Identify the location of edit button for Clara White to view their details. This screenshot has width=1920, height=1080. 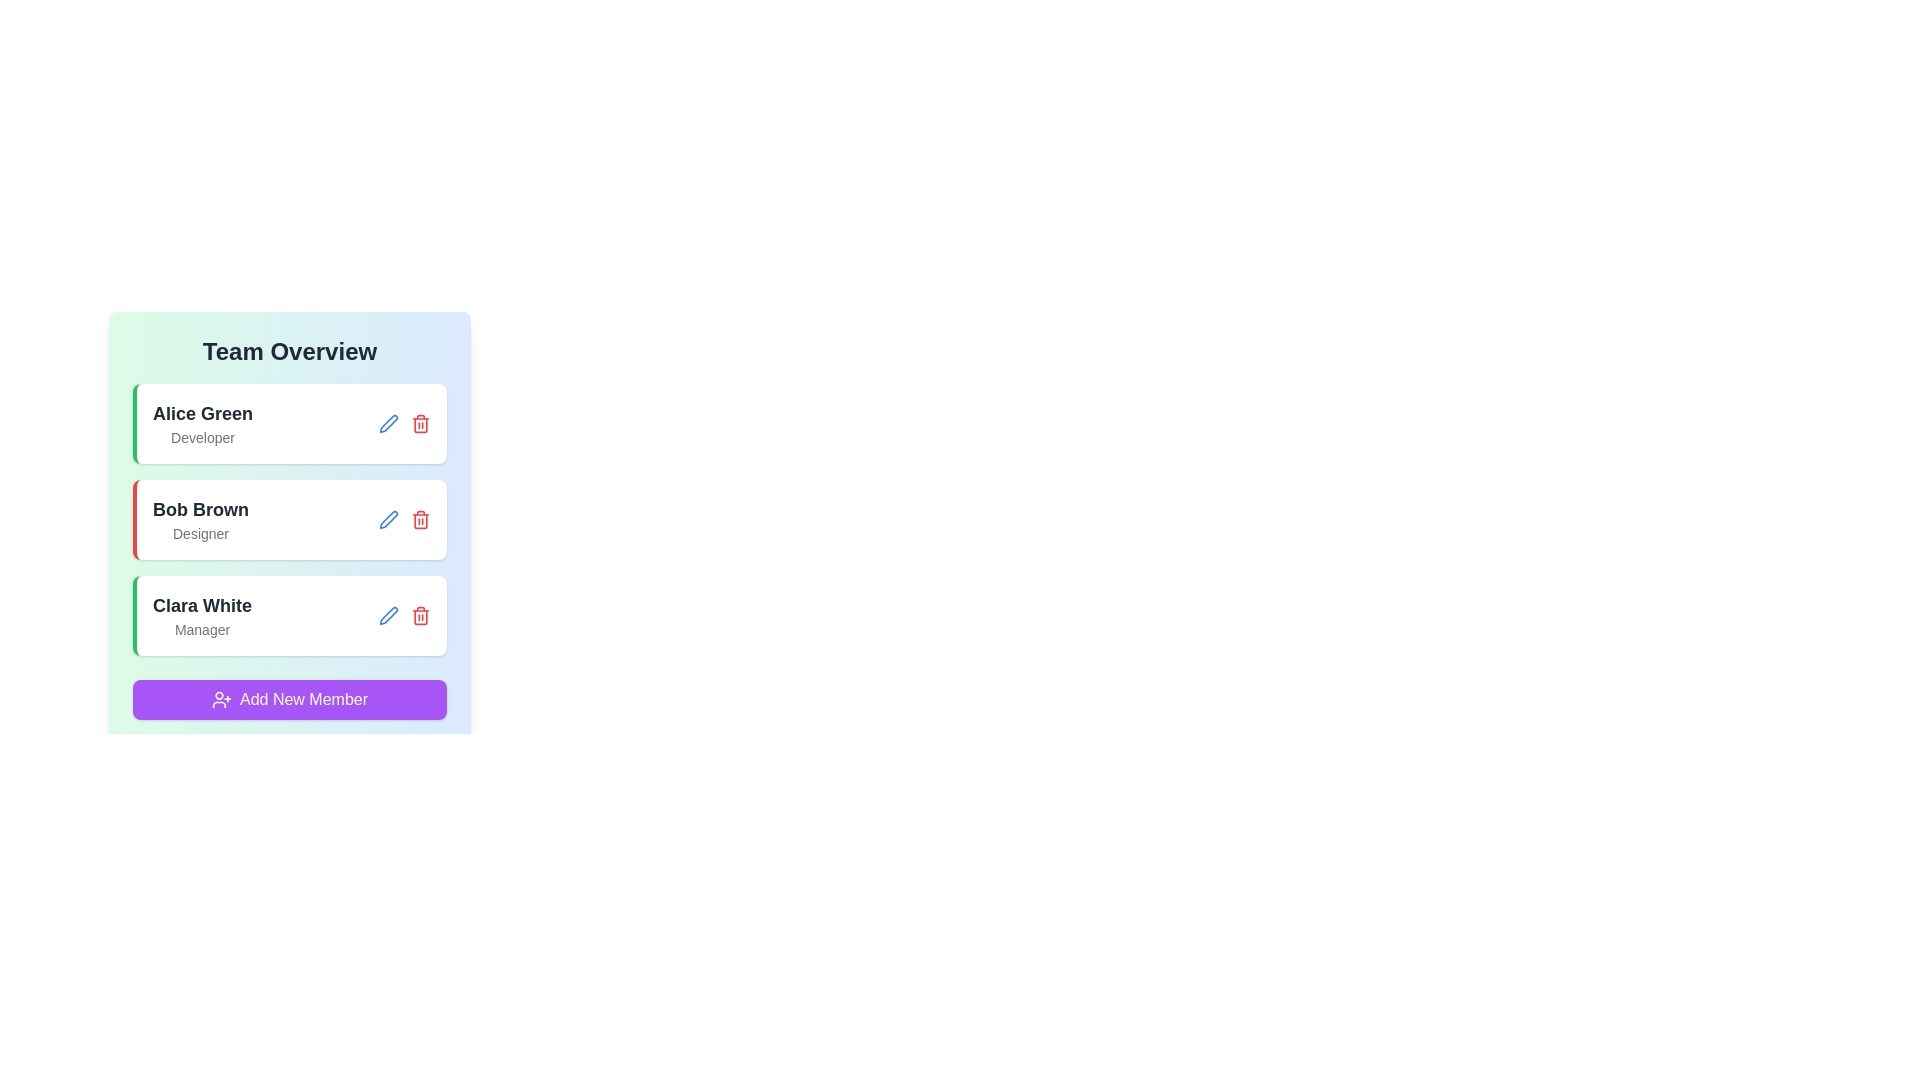
(388, 615).